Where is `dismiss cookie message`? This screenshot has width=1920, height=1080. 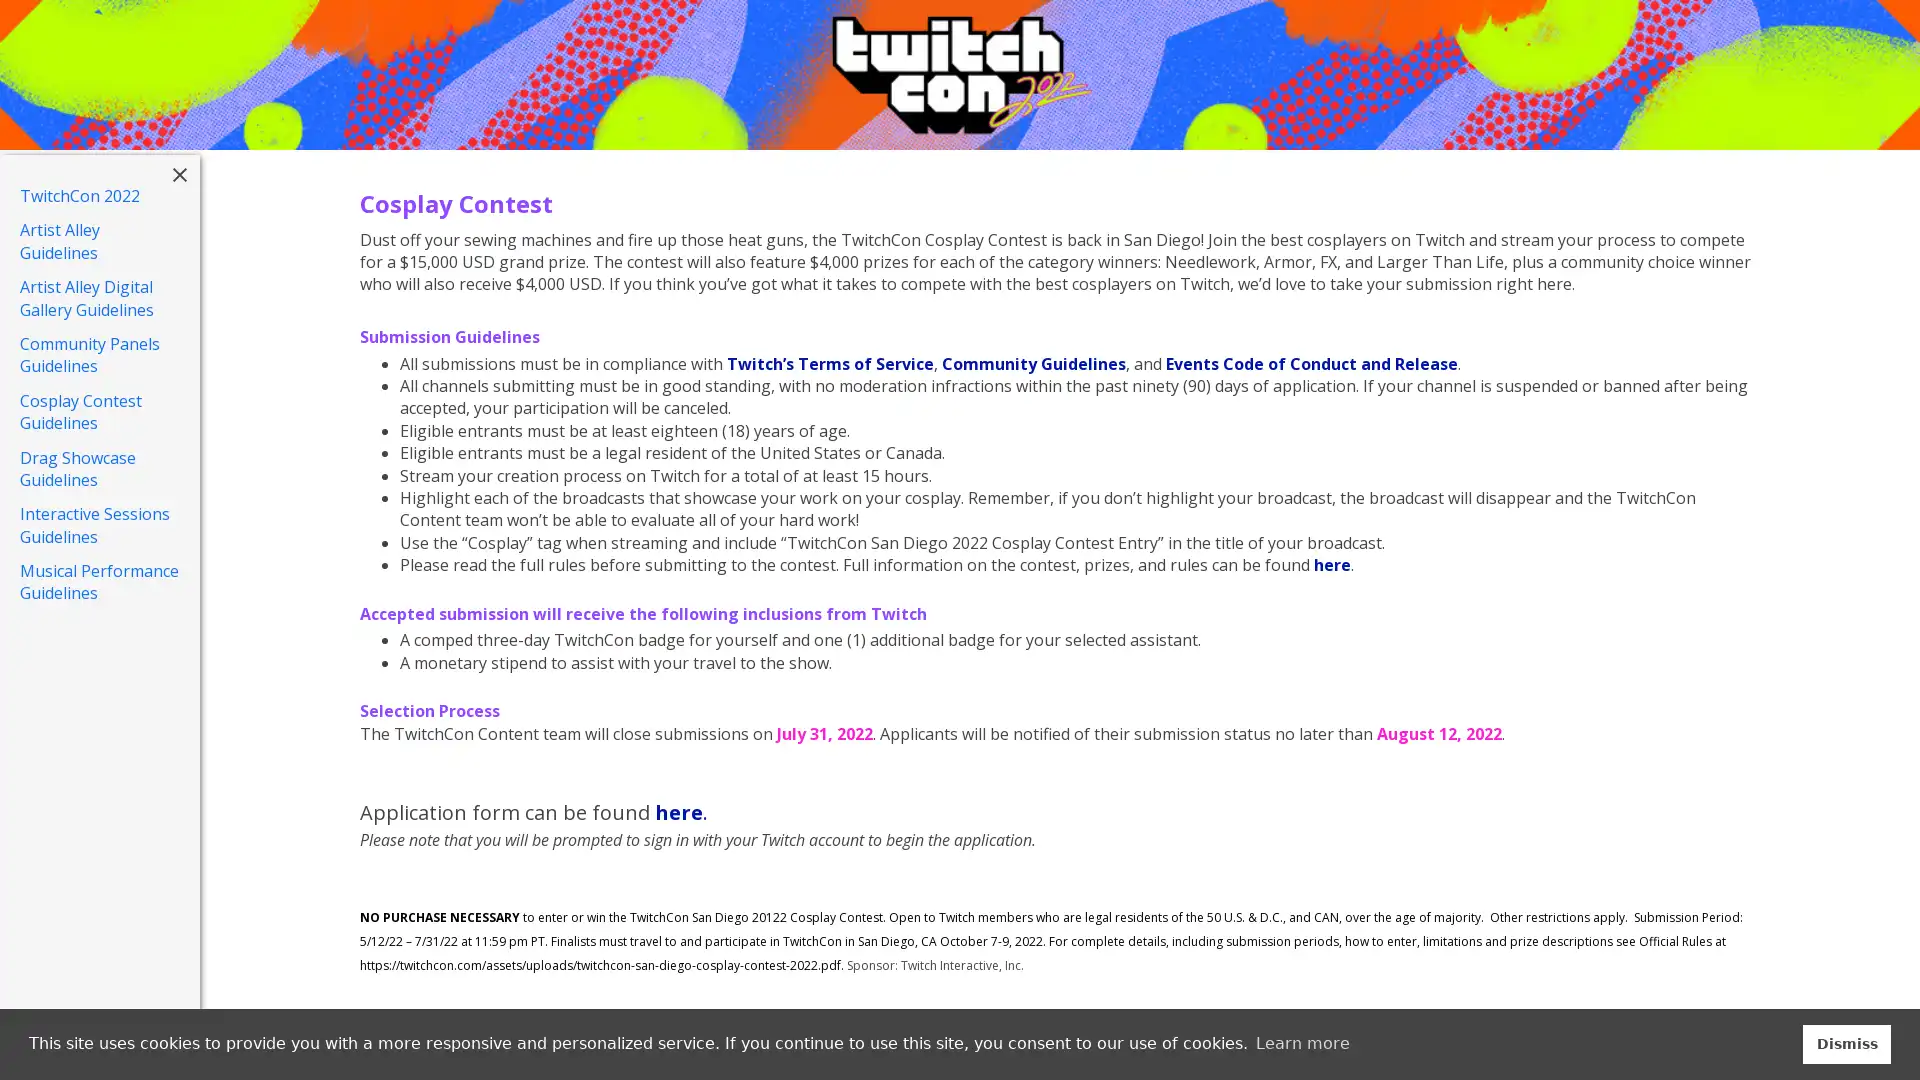
dismiss cookie message is located at coordinates (1846, 1043).